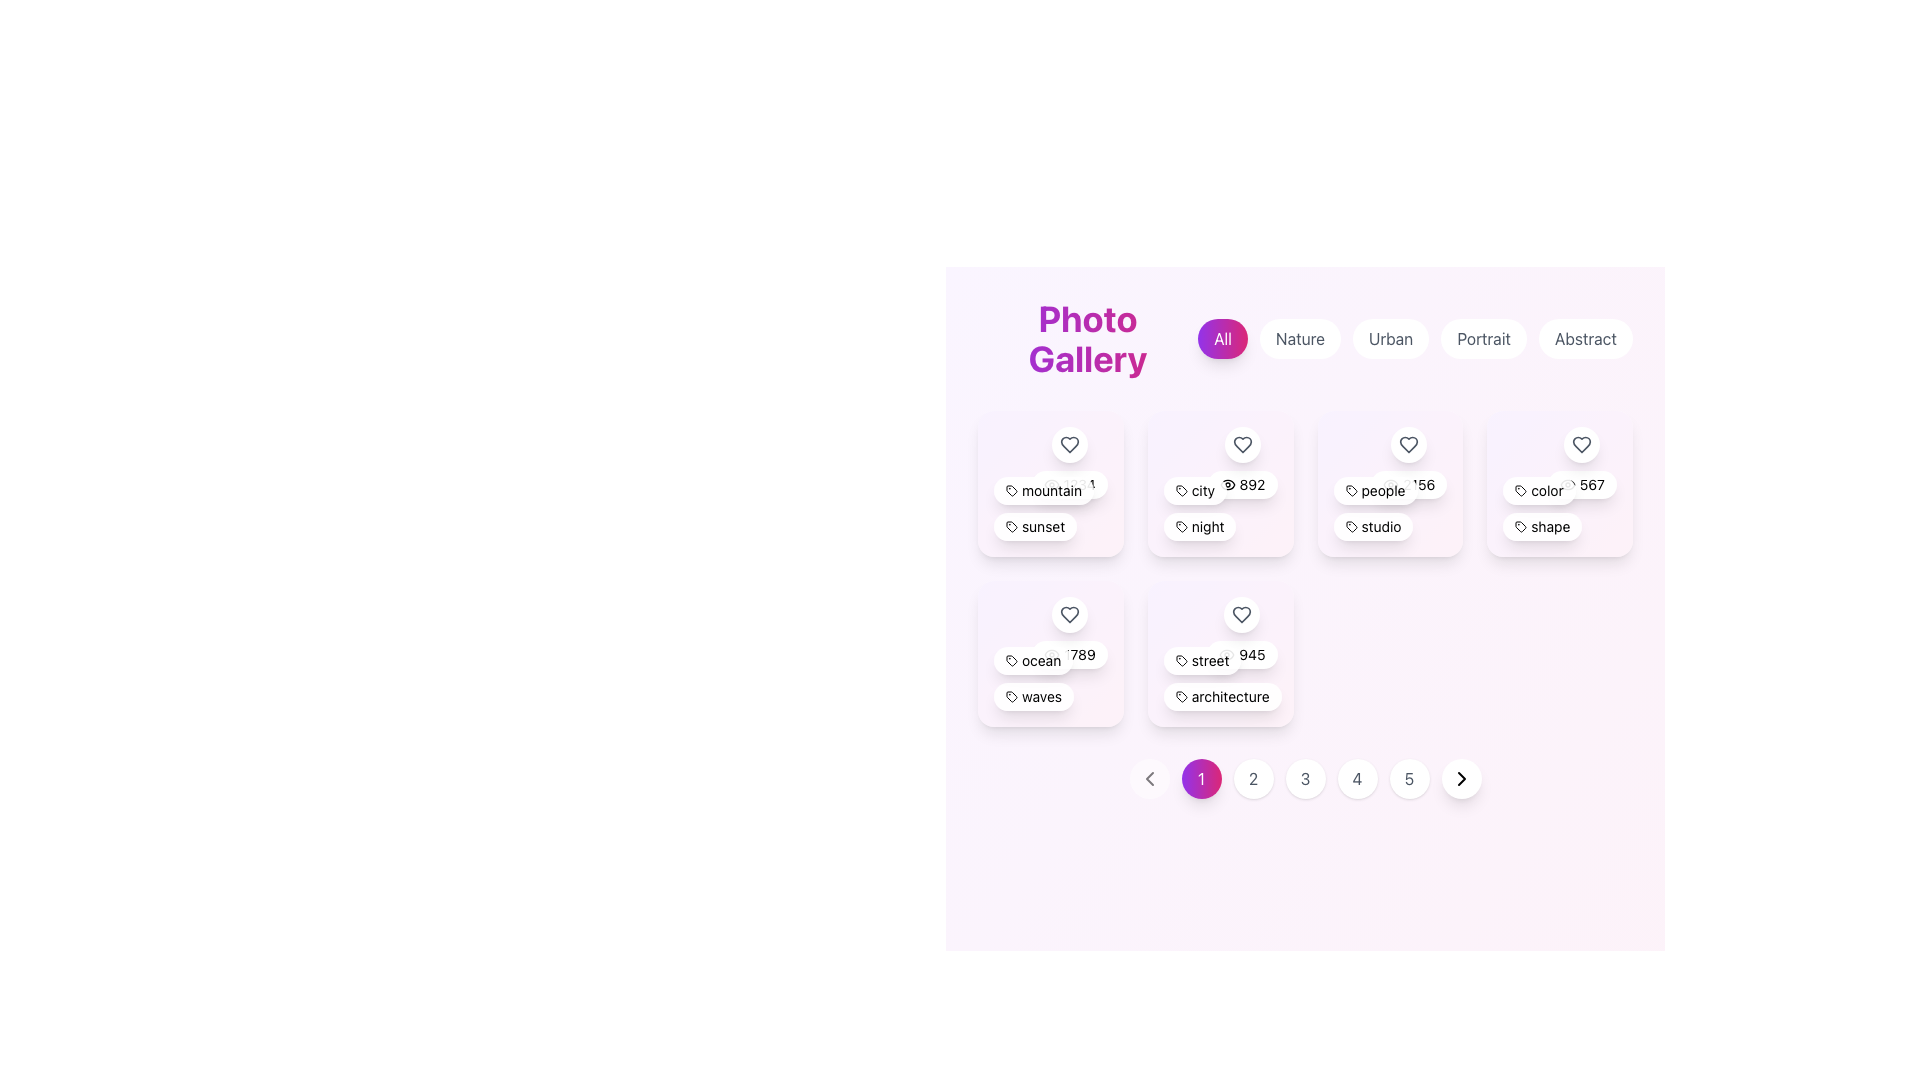 Image resolution: width=1920 pixels, height=1080 pixels. What do you see at coordinates (1069, 654) in the screenshot?
I see `the text label displaying a count related` at bounding box center [1069, 654].